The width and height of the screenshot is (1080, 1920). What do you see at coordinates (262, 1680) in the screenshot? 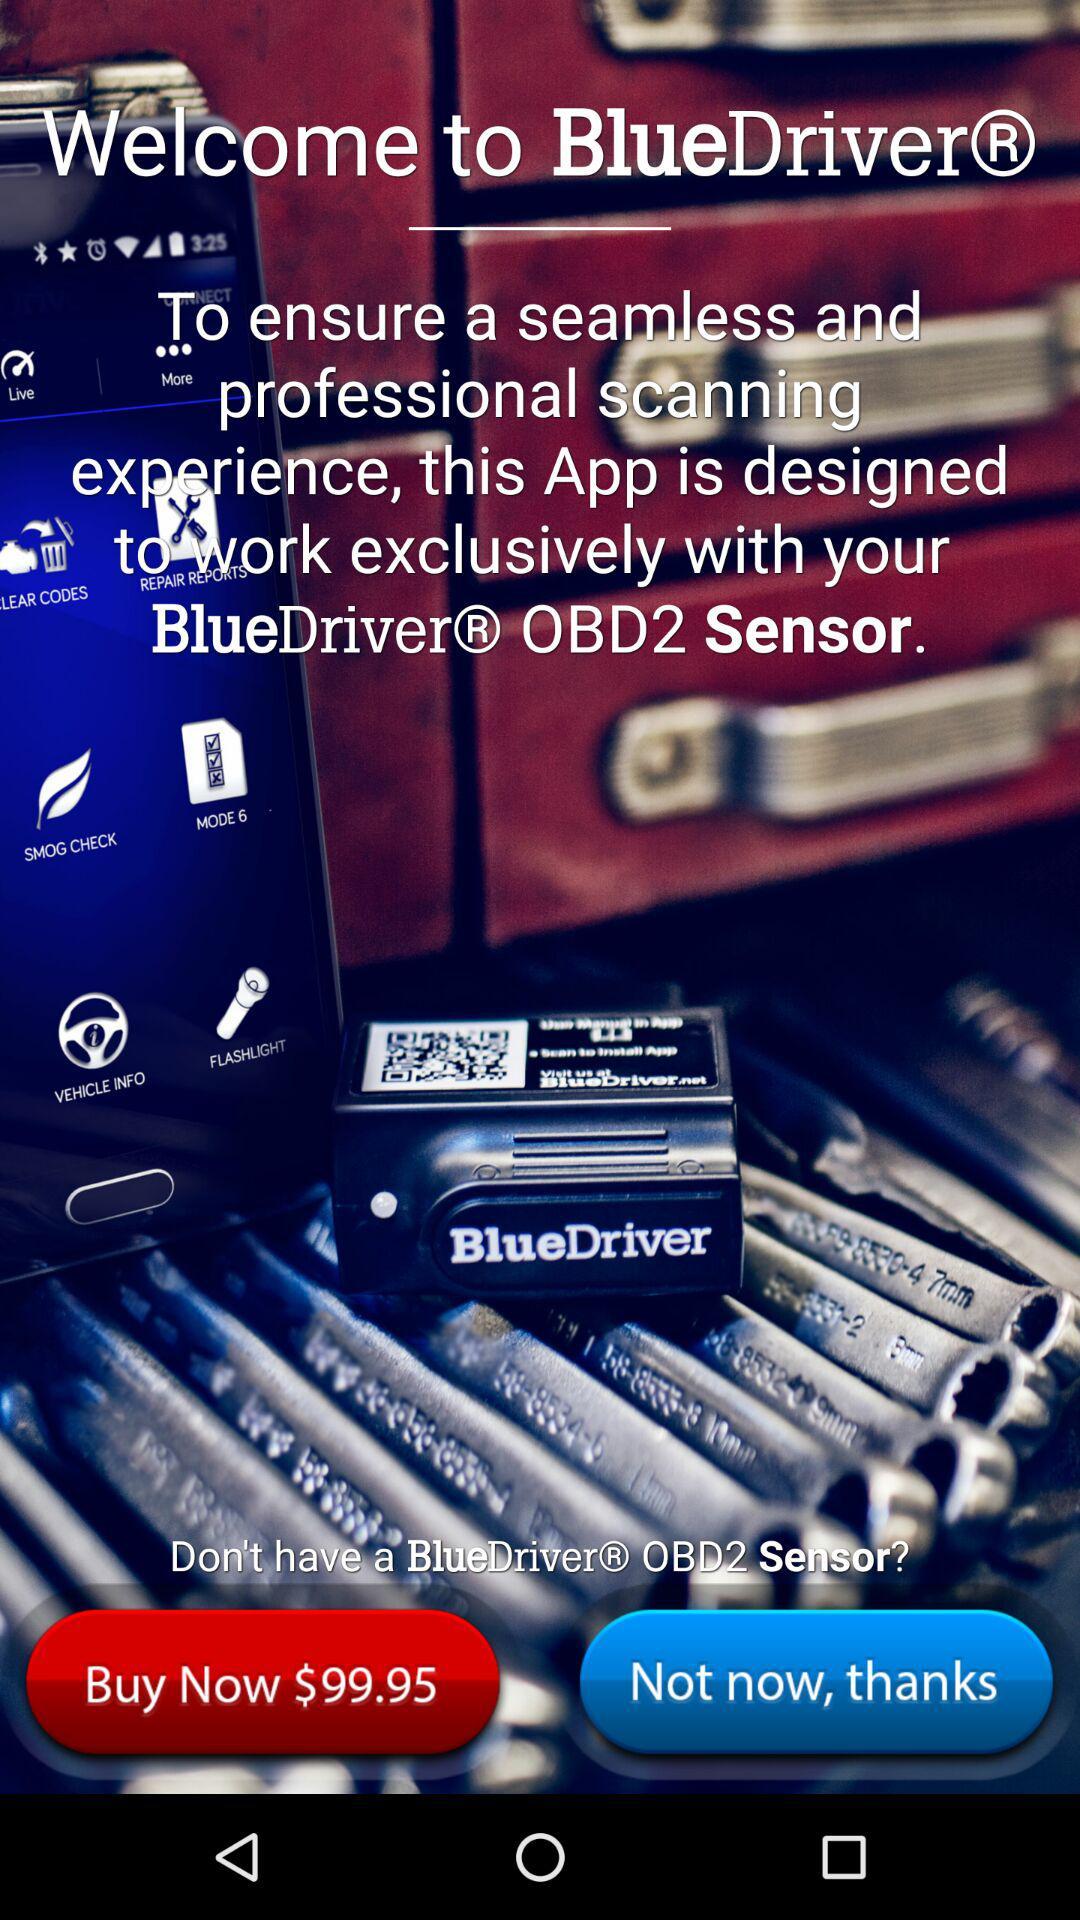
I see `buy now` at bounding box center [262, 1680].